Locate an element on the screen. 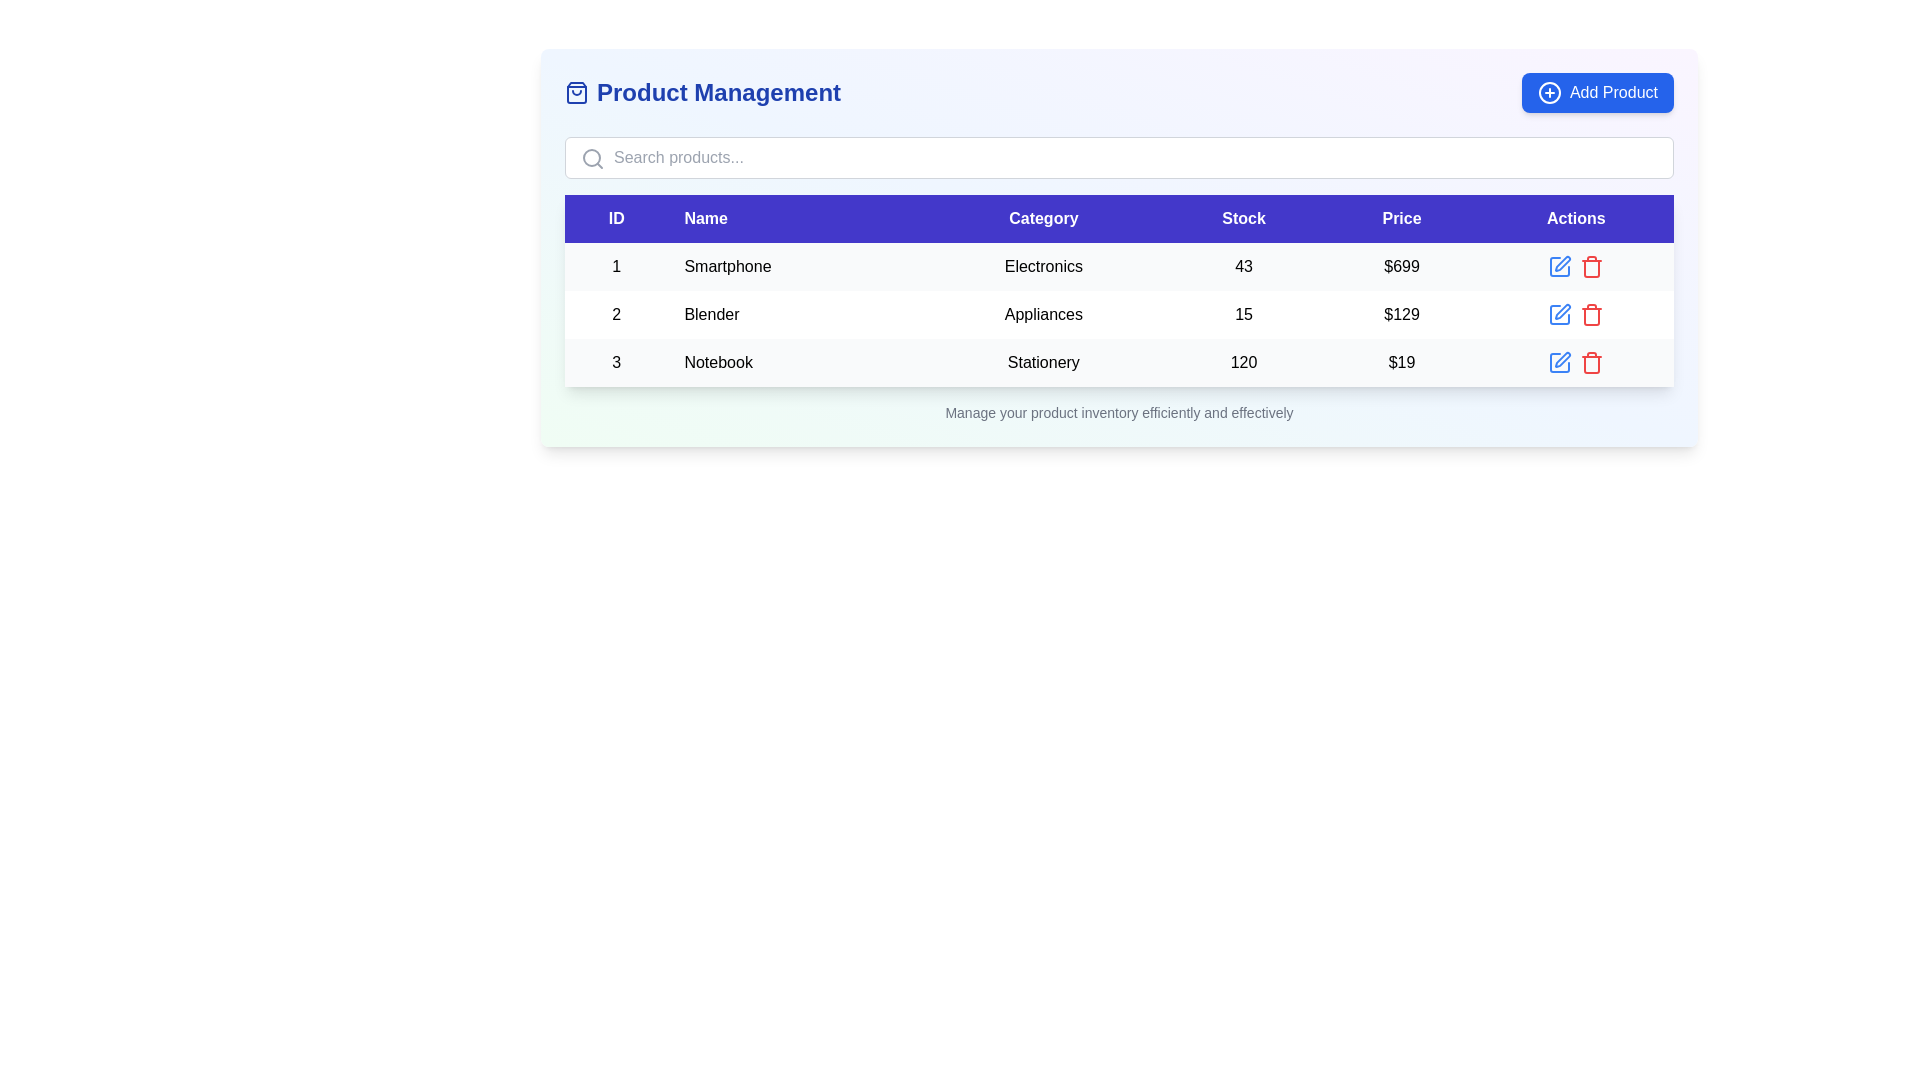 The height and width of the screenshot is (1080, 1920). the inactive gray magnifying glass icon located inside the search bar, positioned to the left of the input field for typing queries is located at coordinates (592, 157).